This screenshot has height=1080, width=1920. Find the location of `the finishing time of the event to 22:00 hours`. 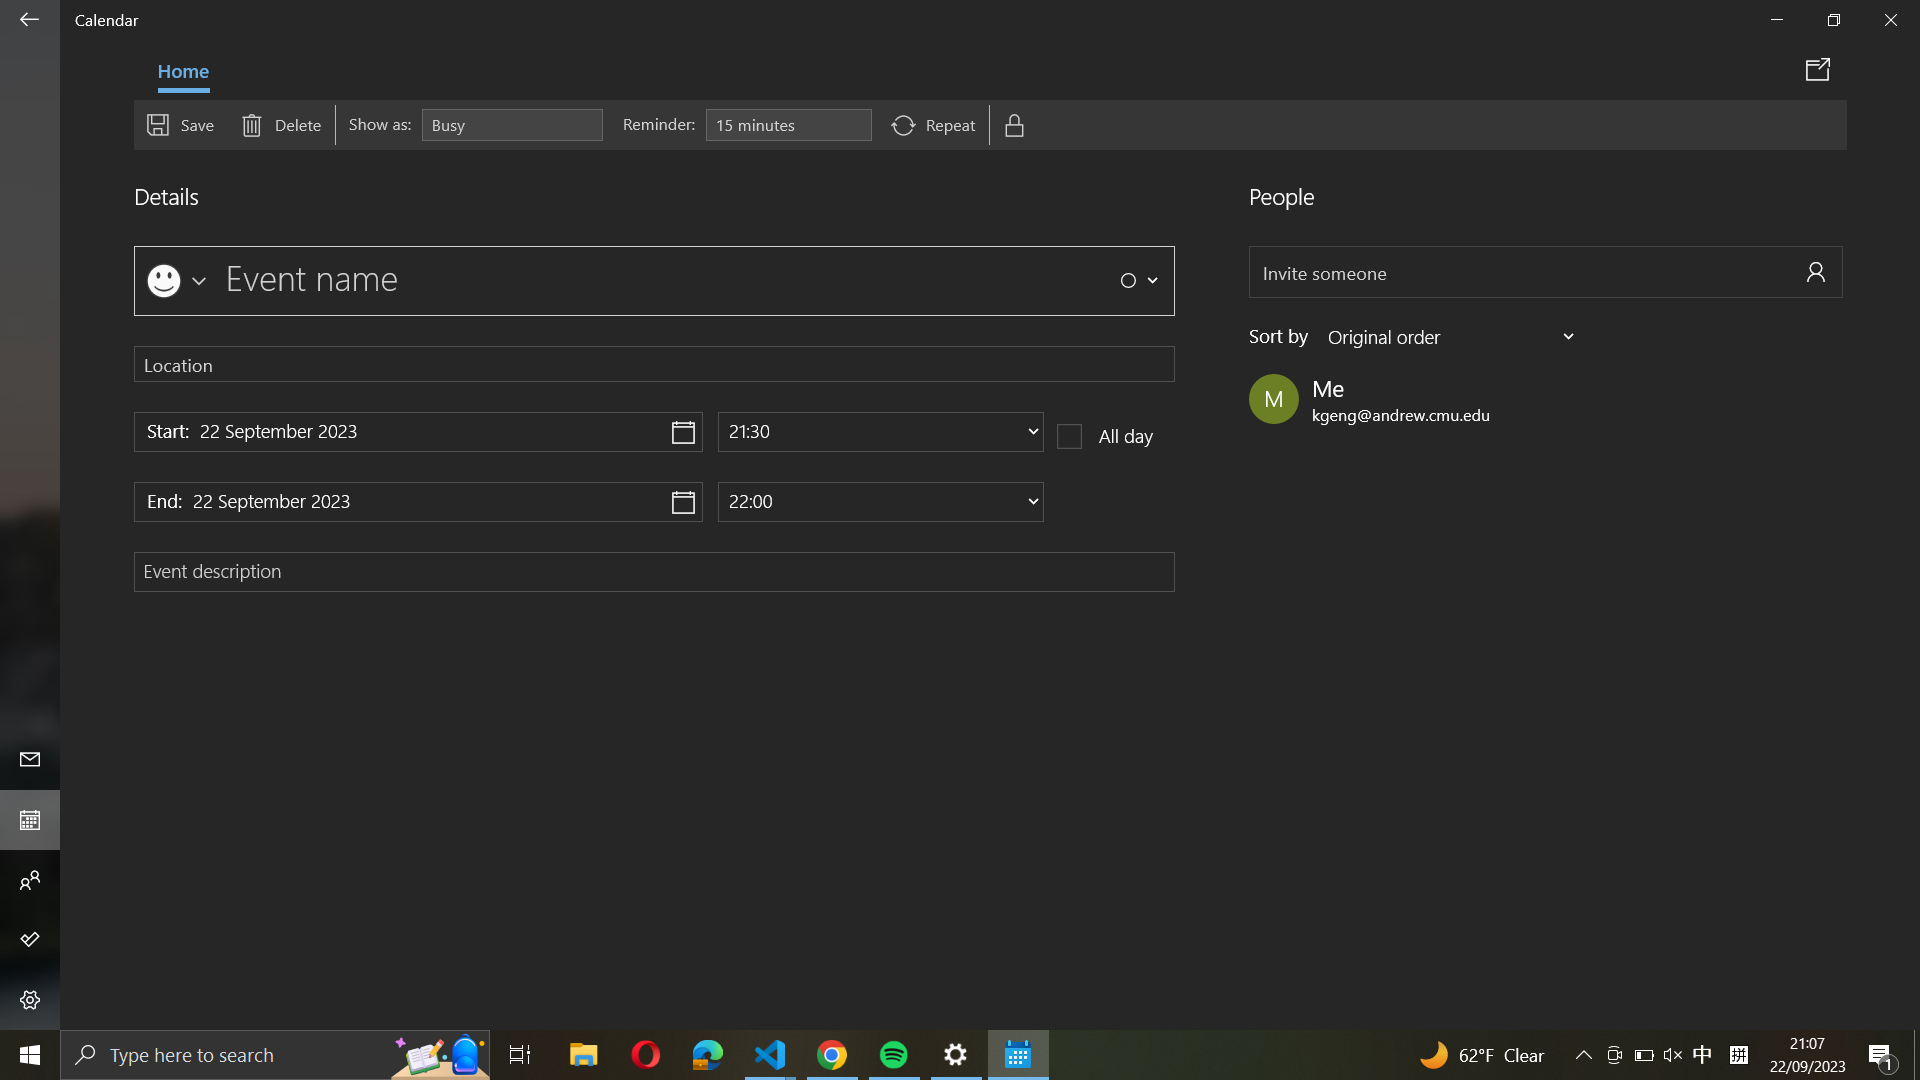

the finishing time of the event to 22:00 hours is located at coordinates (880, 500).